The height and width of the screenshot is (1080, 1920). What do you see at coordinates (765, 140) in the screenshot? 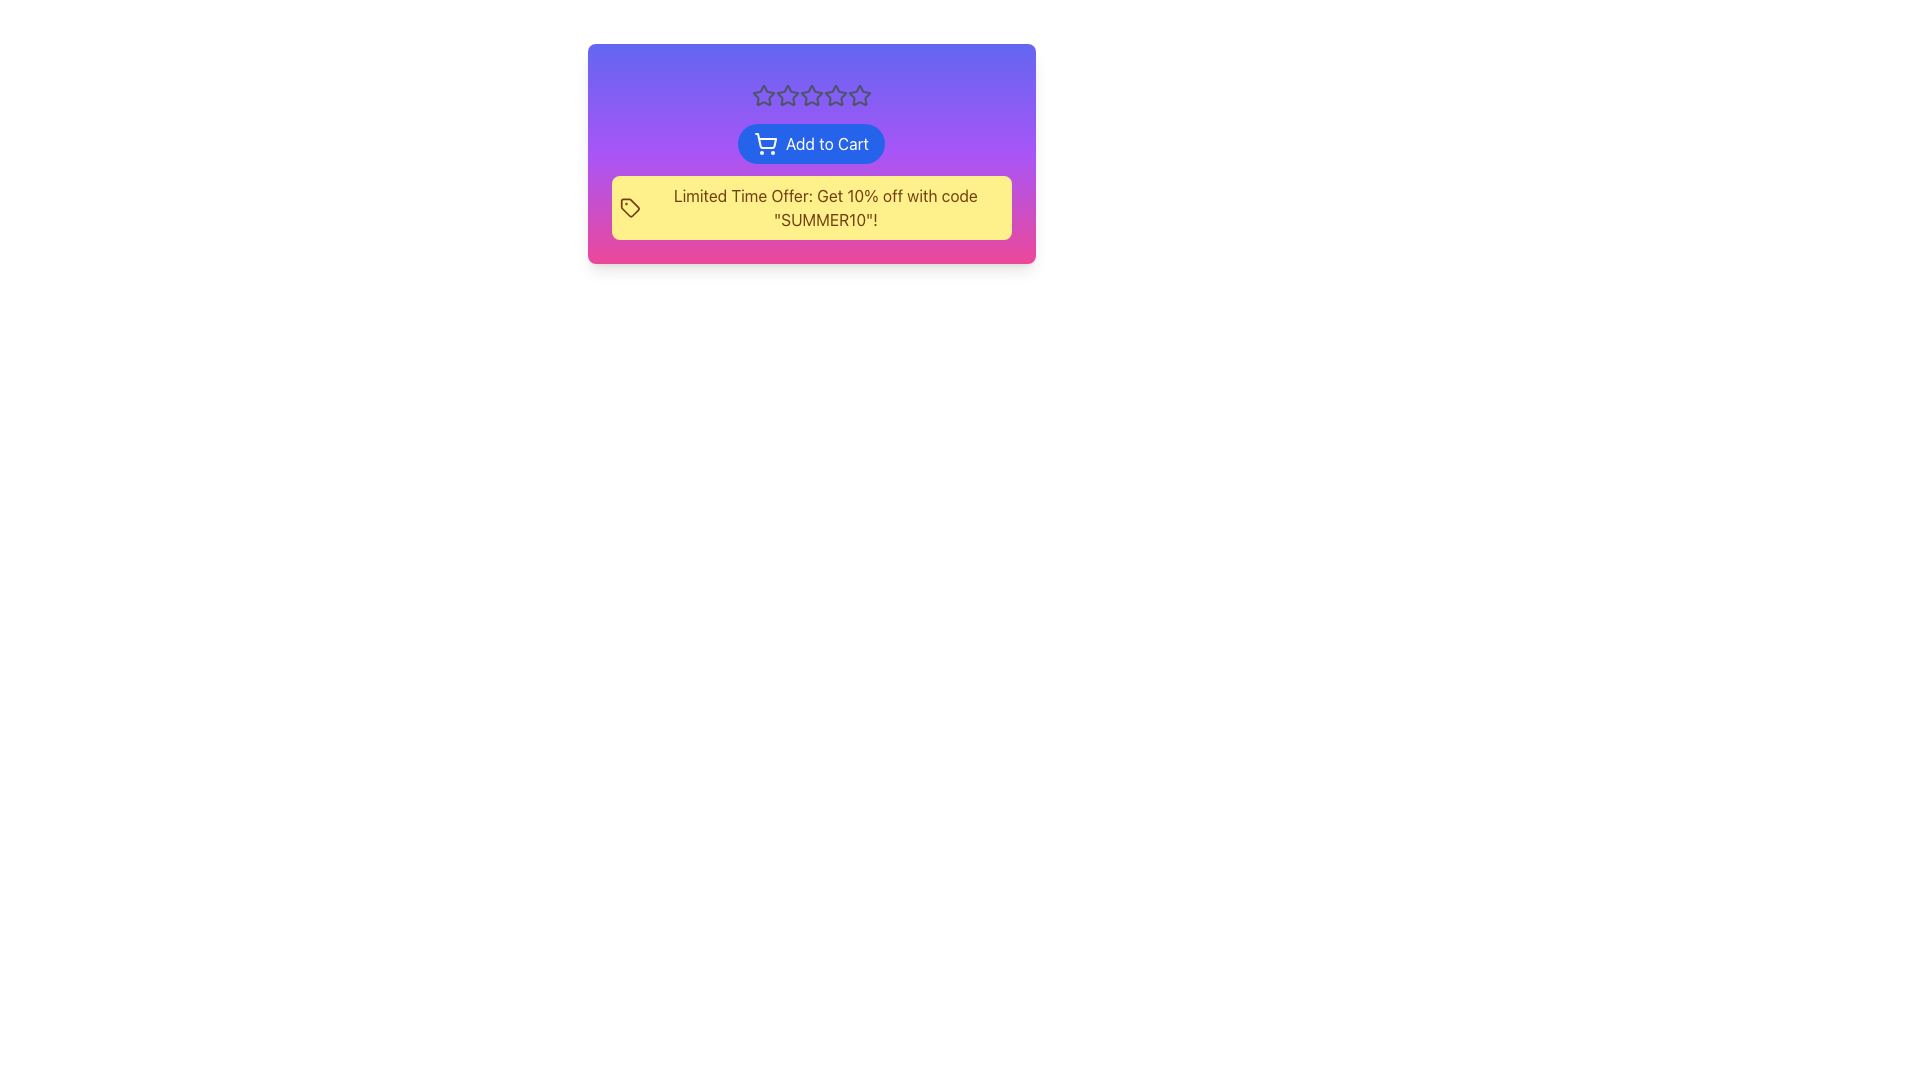
I see `the shopping cart icon, which is part of the 'Add to Cart' button located under the star rating section and above the promotional text block` at bounding box center [765, 140].